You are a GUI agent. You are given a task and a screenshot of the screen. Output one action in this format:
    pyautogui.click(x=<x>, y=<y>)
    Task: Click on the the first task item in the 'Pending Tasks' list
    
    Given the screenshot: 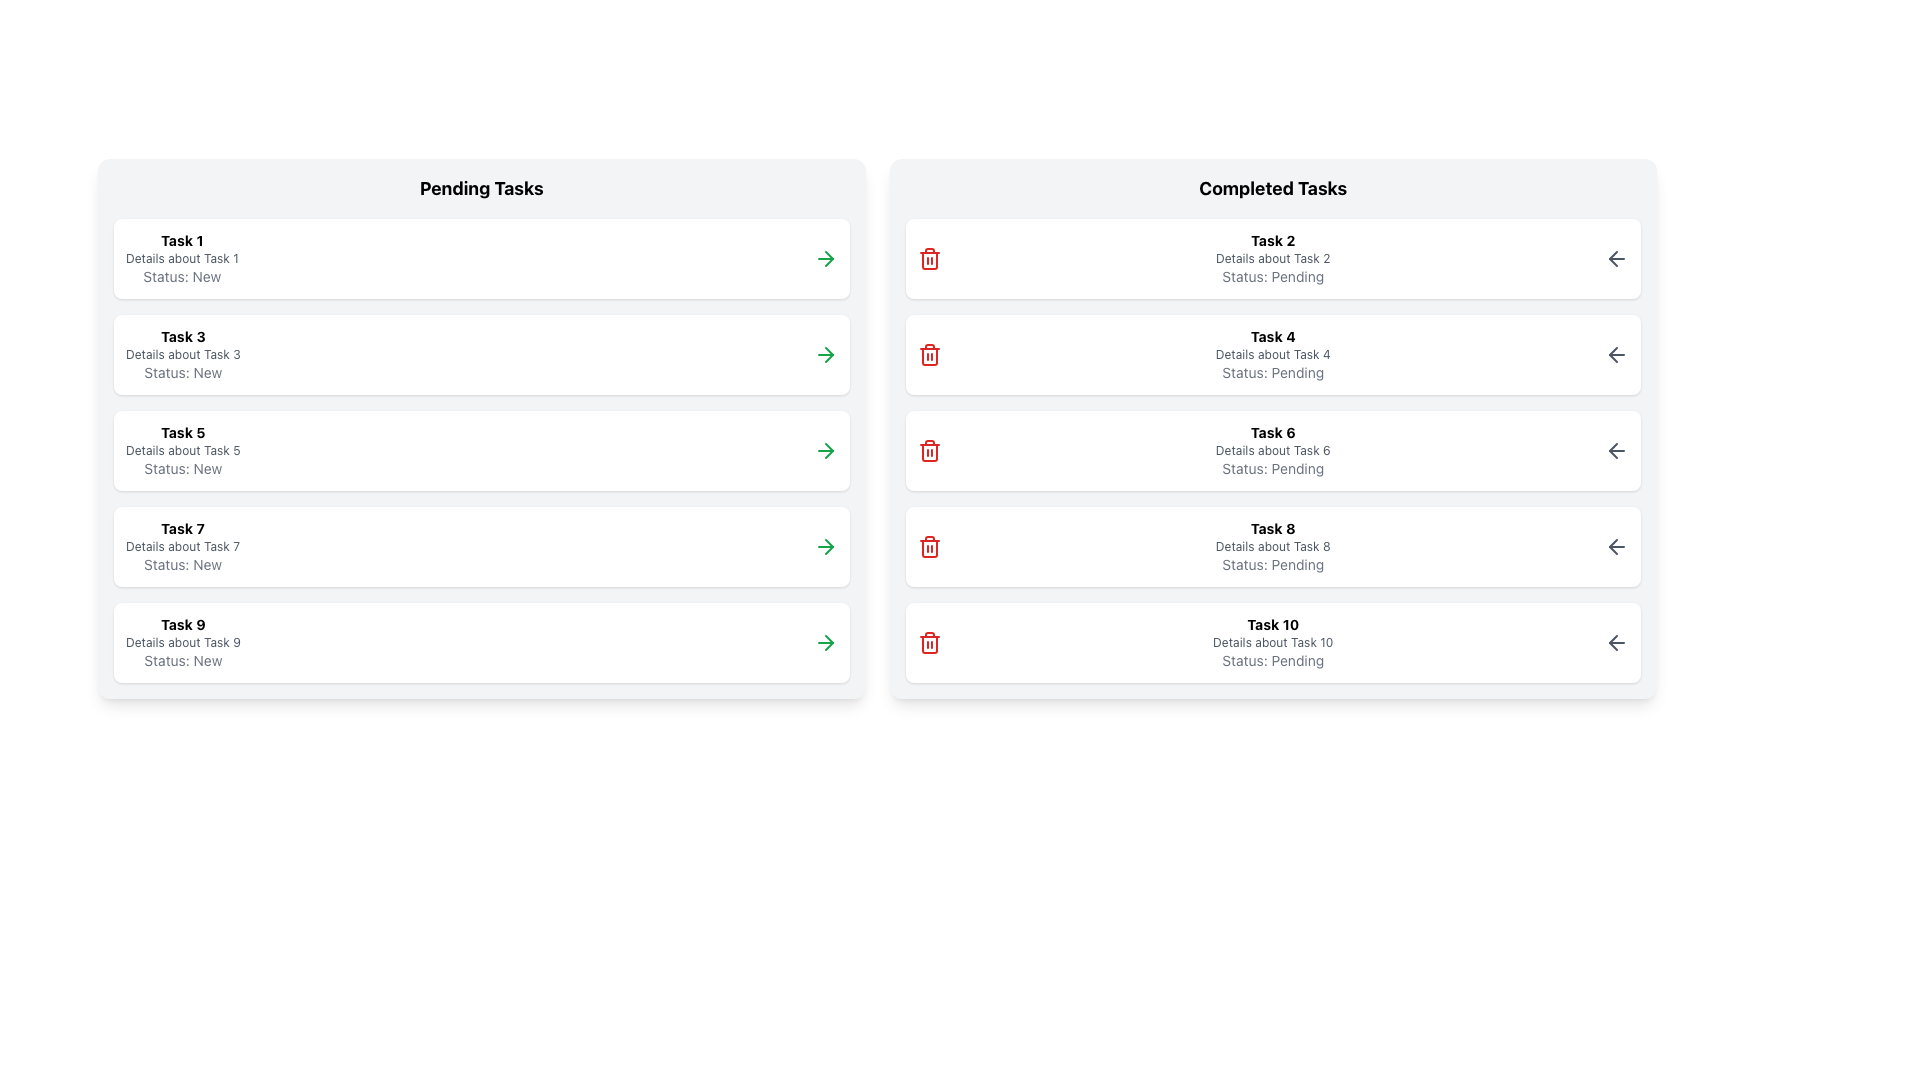 What is the action you would take?
    pyautogui.click(x=481, y=257)
    